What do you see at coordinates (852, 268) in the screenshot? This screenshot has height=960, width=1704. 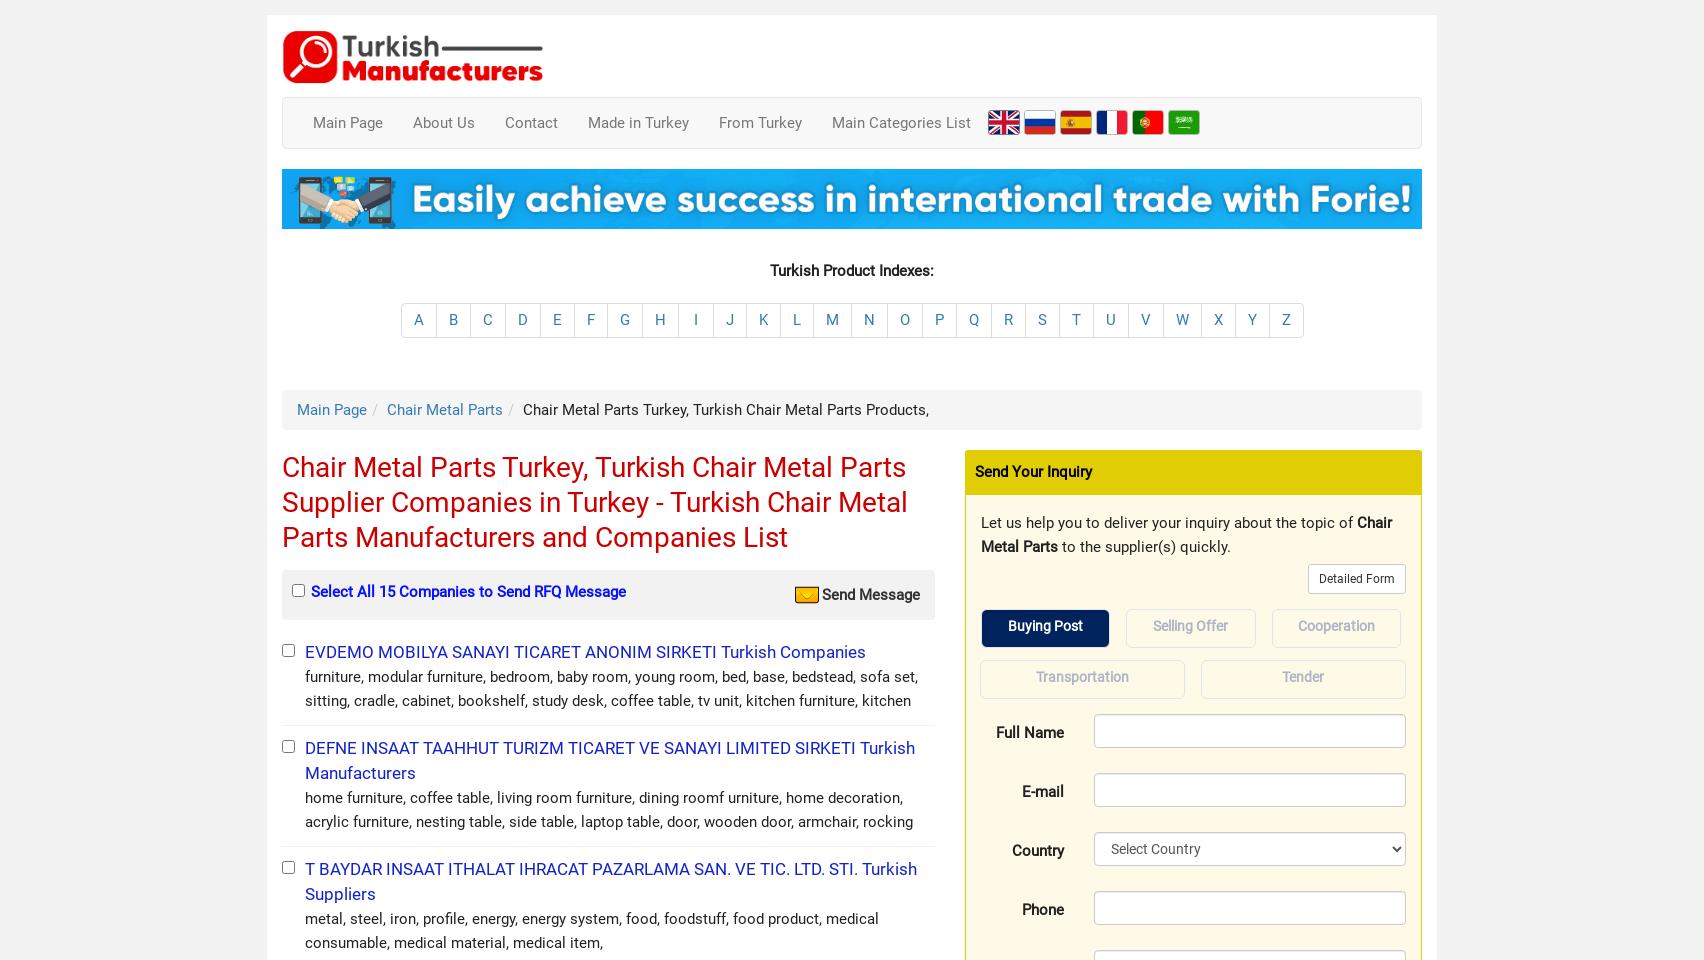 I see `'Turkish Product Indexes:'` at bounding box center [852, 268].